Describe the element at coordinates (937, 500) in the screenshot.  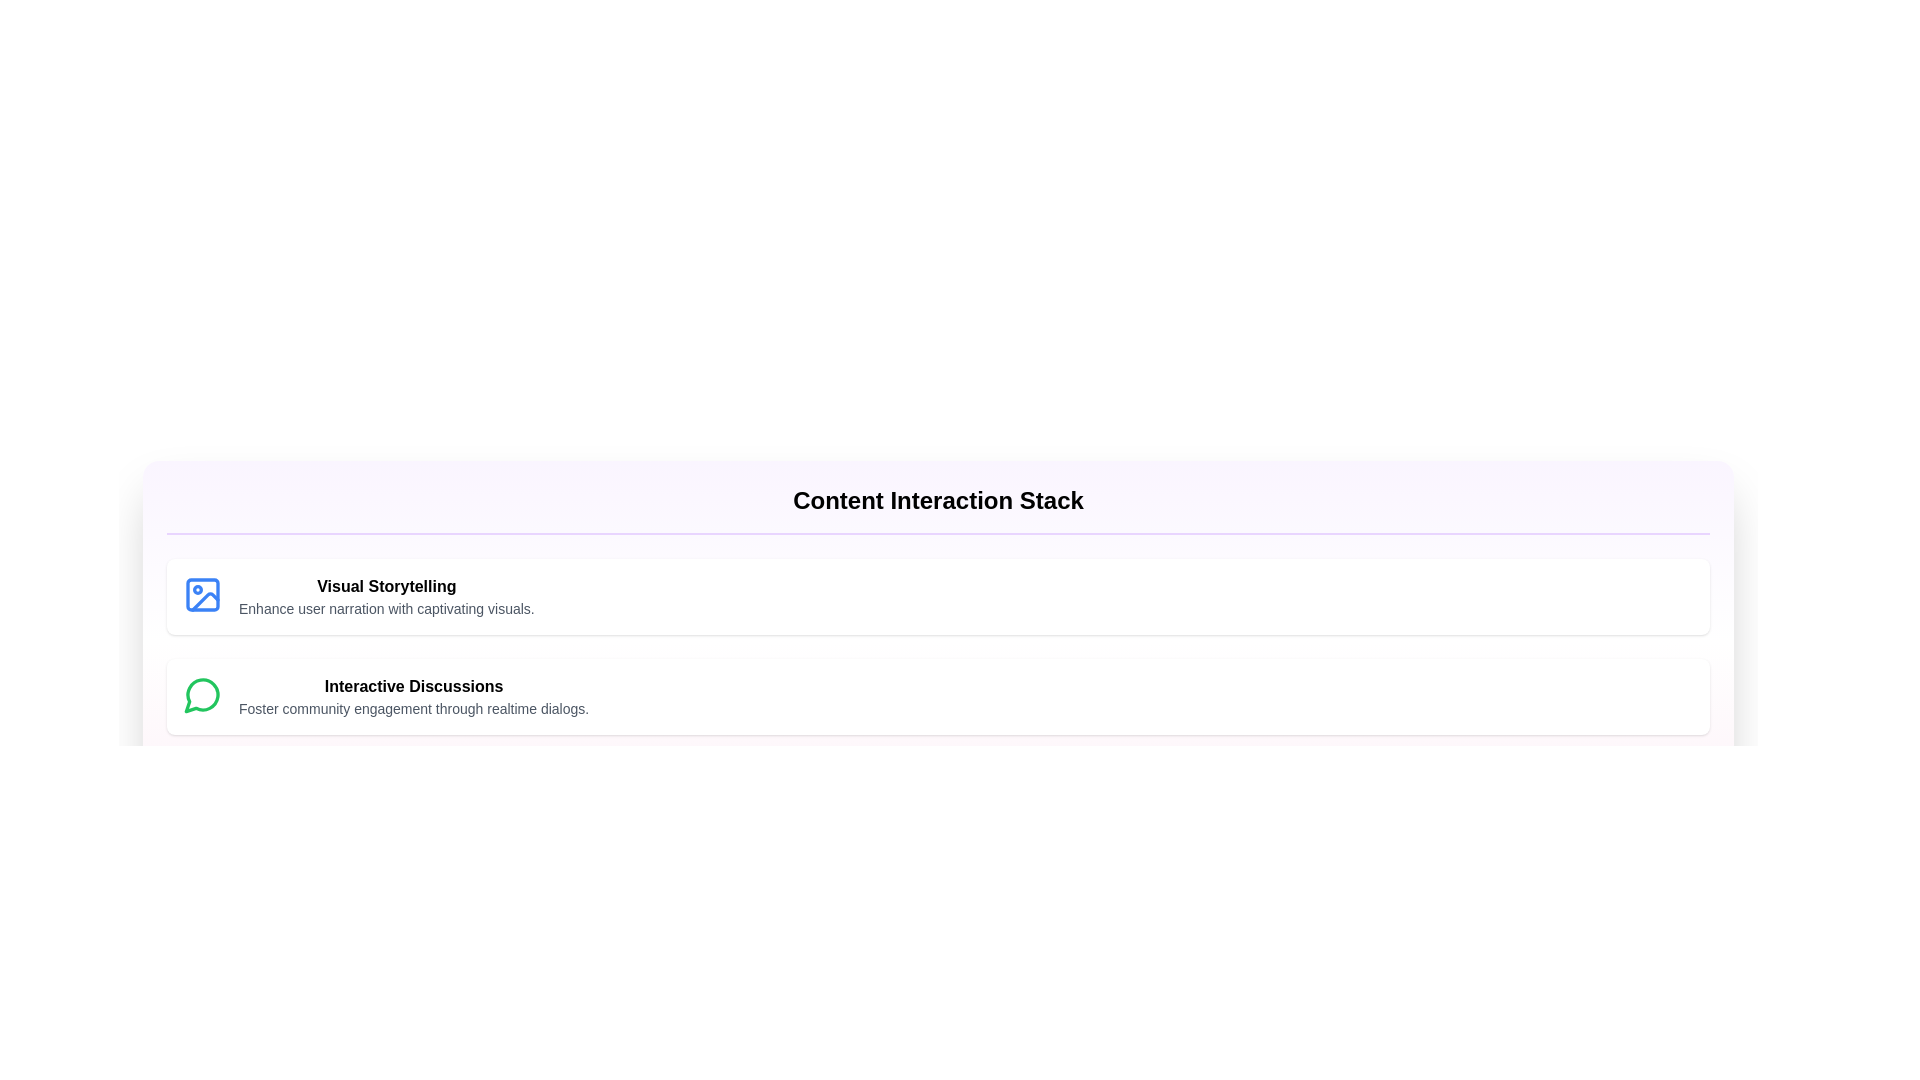
I see `the static title or heading that indicates 'Content Interaction Stack', which is located at the top of a section and is horizontally centered` at that location.